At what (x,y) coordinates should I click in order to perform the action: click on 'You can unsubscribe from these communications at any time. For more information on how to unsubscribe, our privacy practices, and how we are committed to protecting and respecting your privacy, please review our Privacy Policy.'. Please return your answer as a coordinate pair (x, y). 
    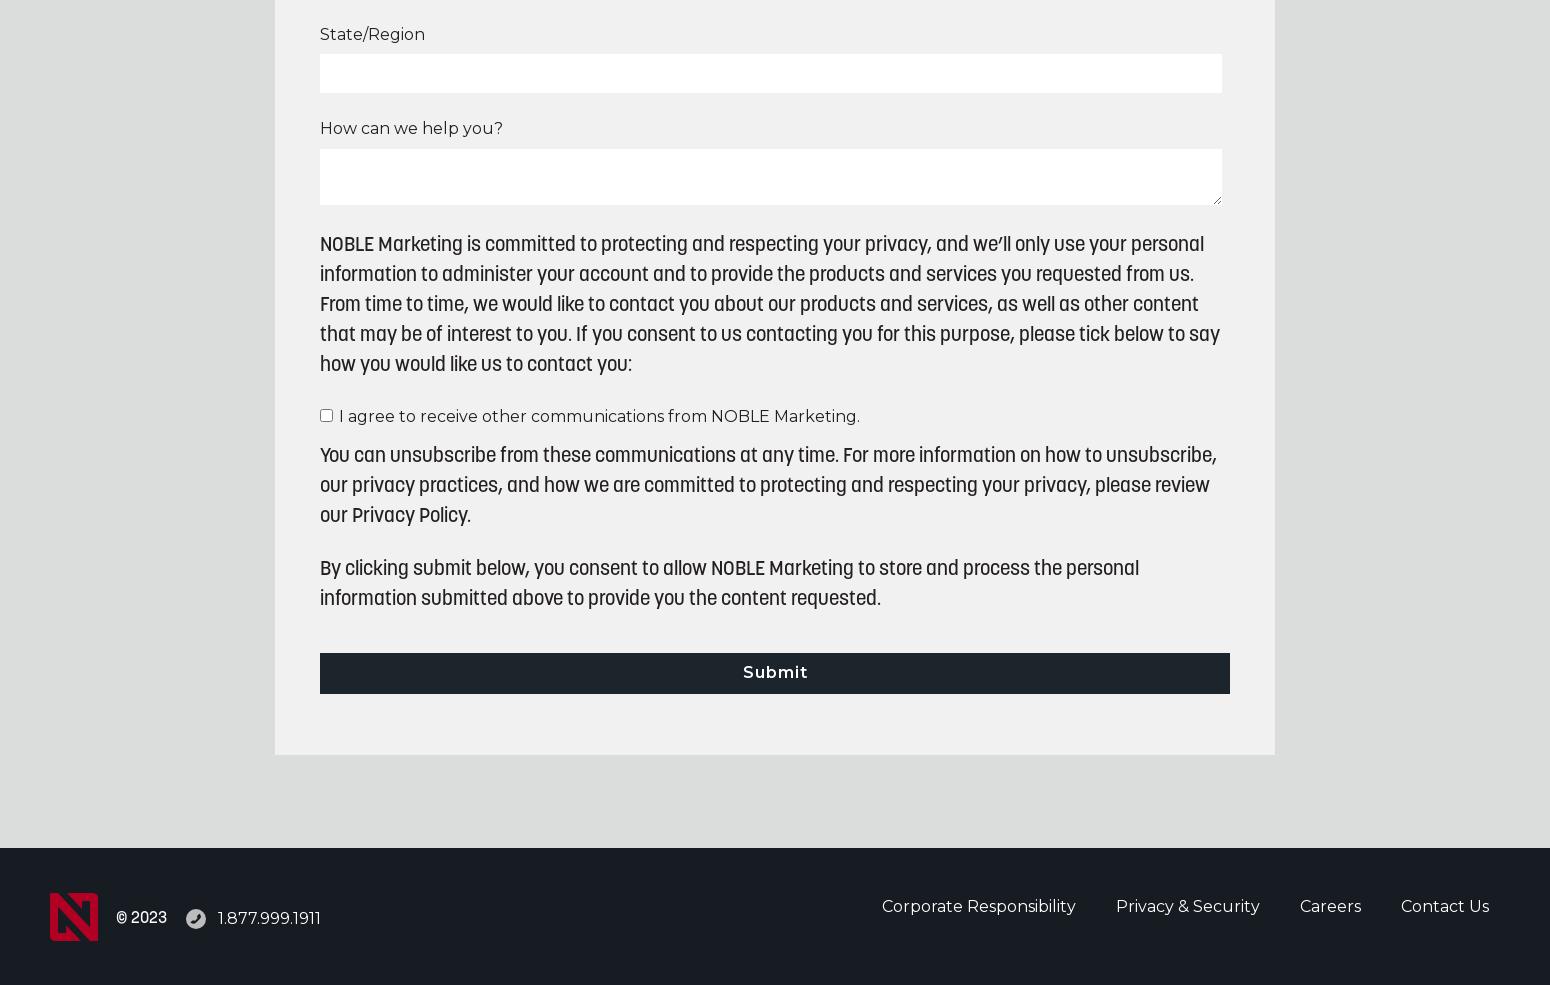
    Looking at the image, I should click on (319, 485).